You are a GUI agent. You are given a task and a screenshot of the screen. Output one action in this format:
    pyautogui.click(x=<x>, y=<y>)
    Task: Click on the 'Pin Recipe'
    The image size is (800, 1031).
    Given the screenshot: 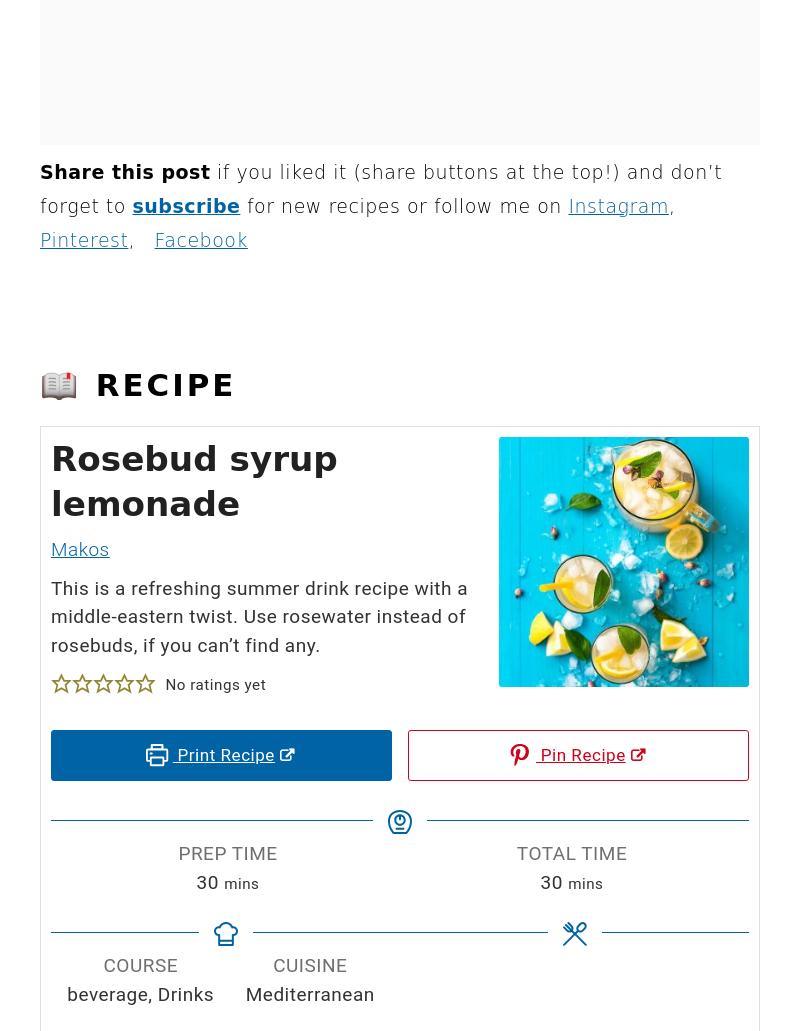 What is the action you would take?
    pyautogui.click(x=579, y=752)
    